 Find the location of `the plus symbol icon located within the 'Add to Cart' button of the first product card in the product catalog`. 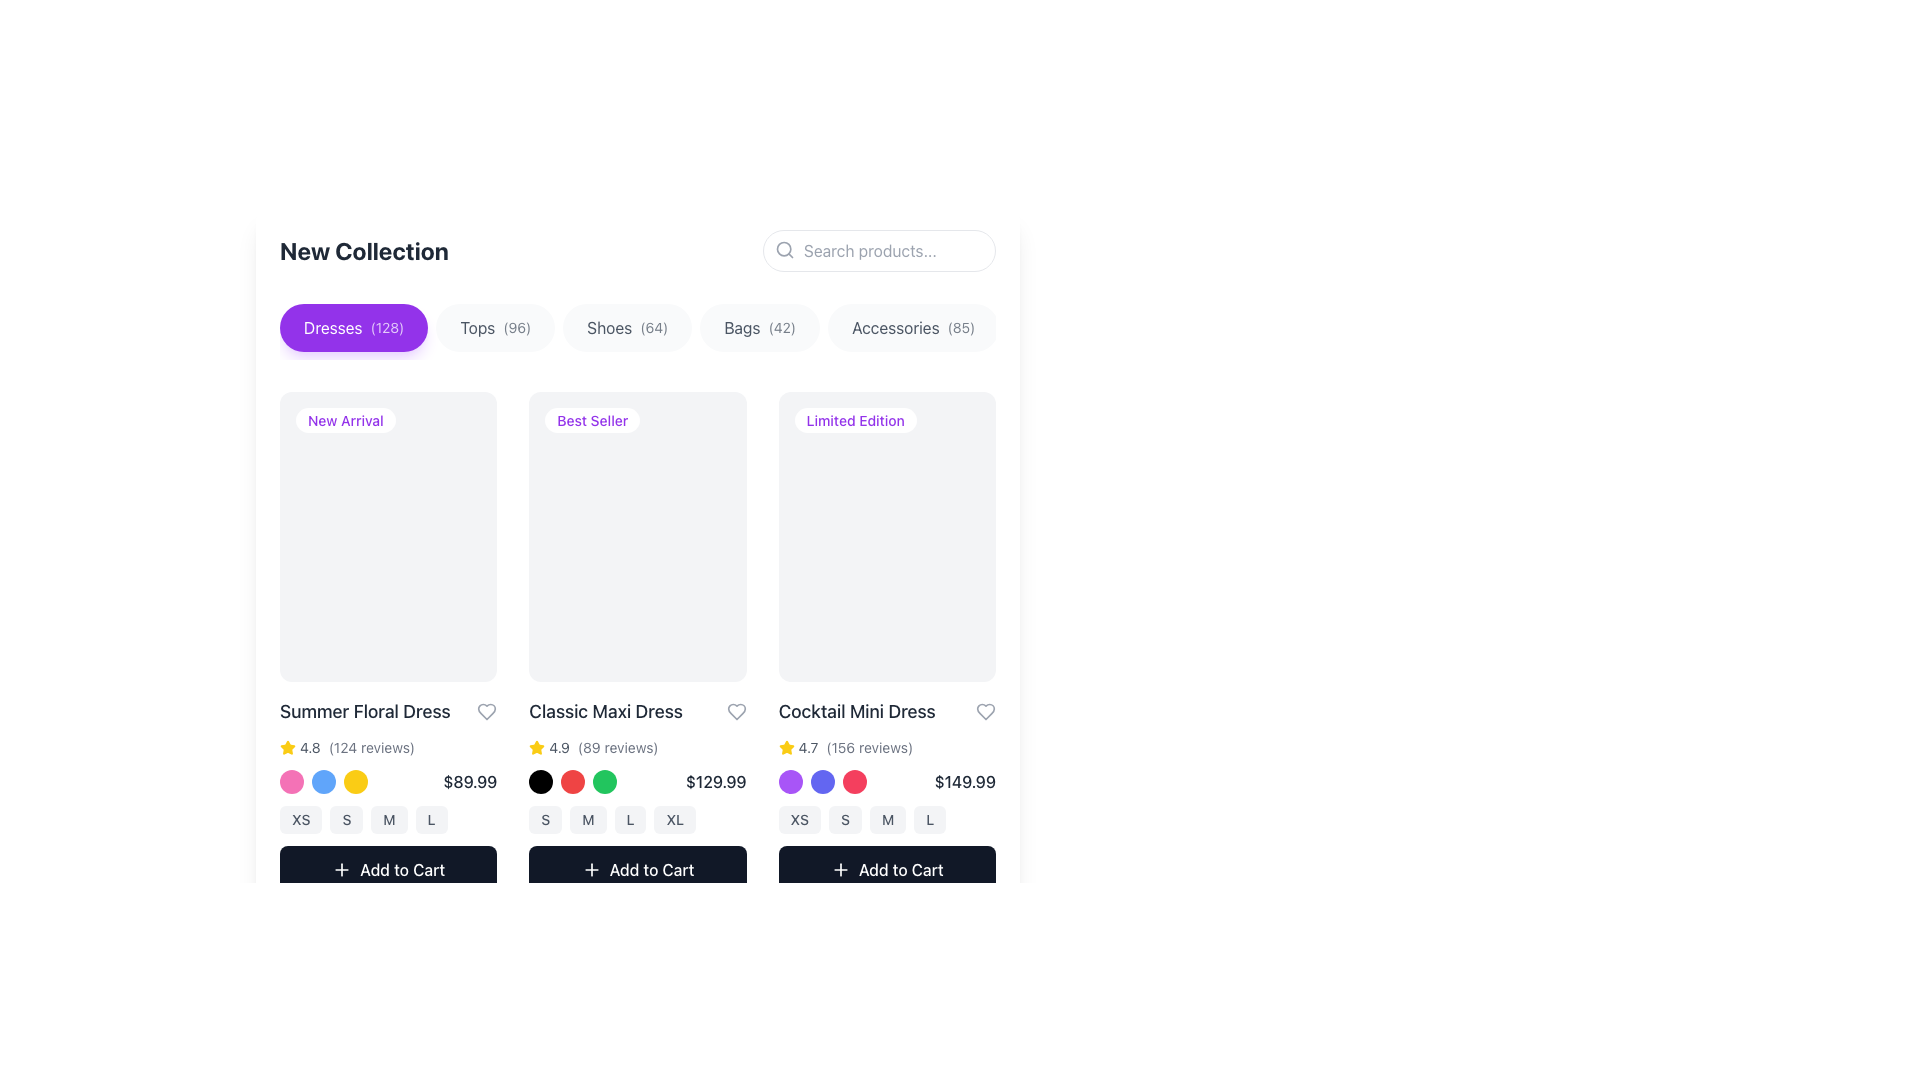

the plus symbol icon located within the 'Add to Cart' button of the first product card in the product catalog is located at coordinates (342, 868).